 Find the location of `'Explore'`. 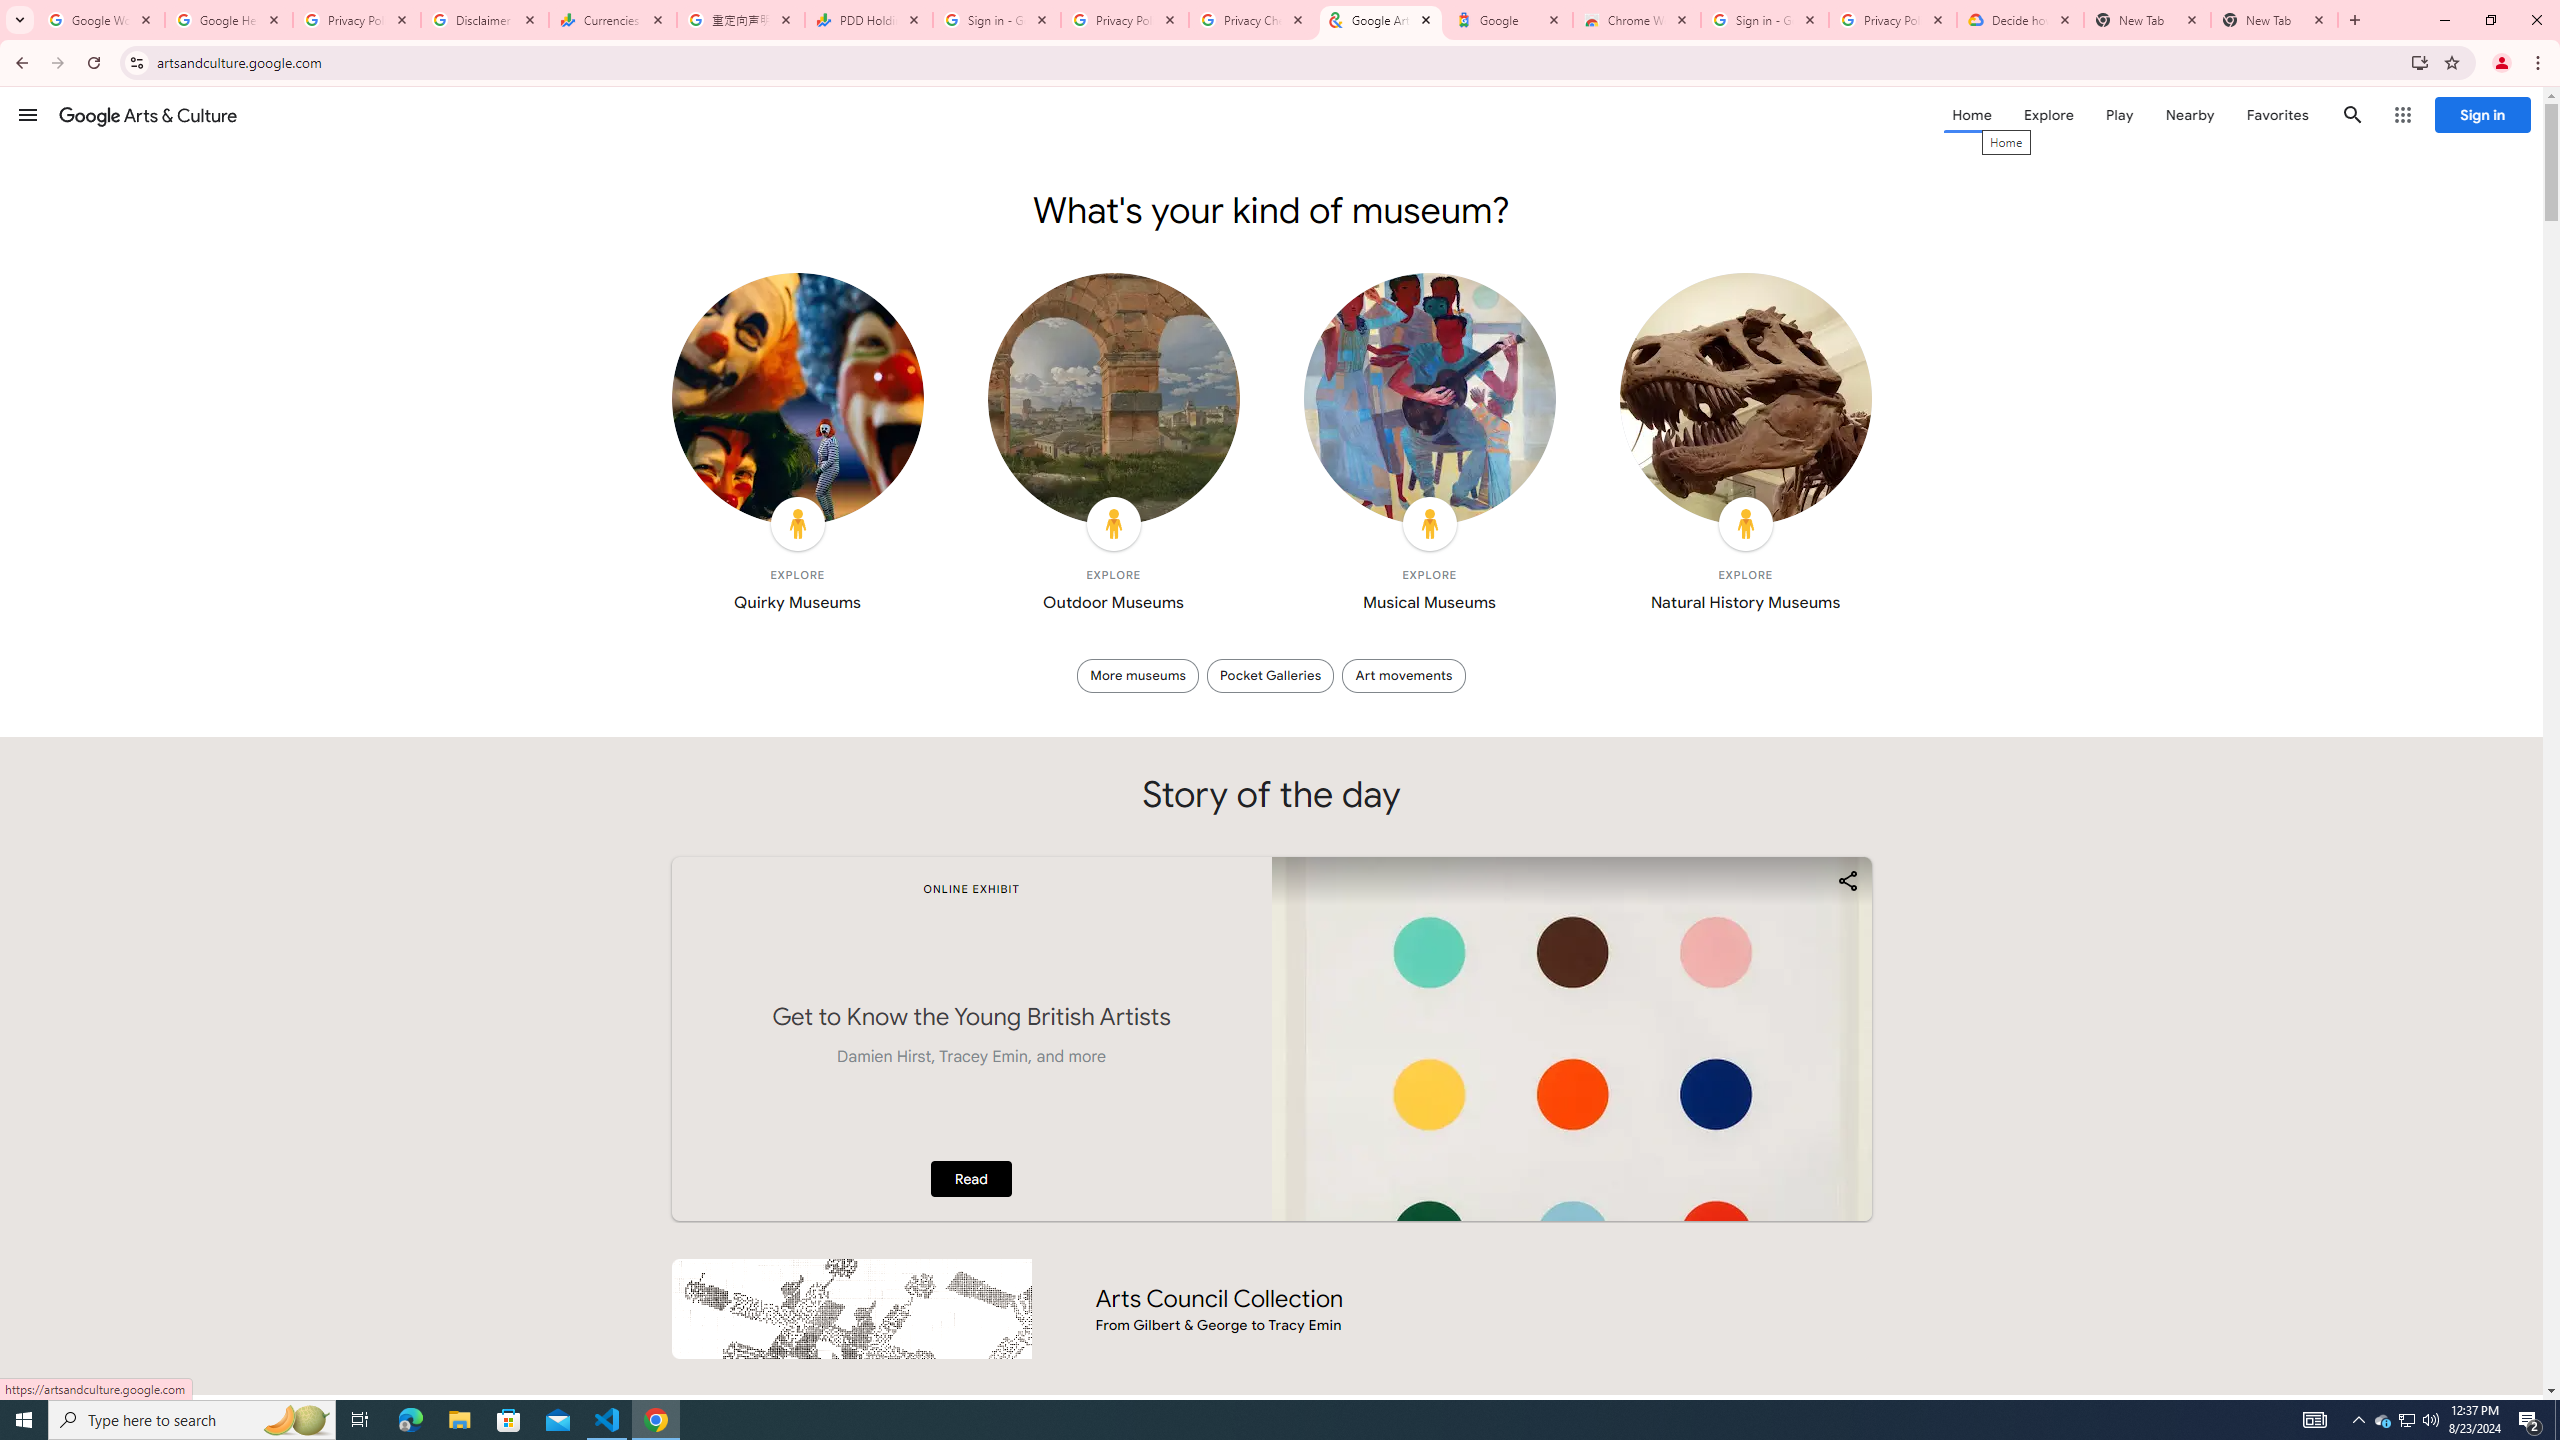

'Explore' is located at coordinates (2047, 114).